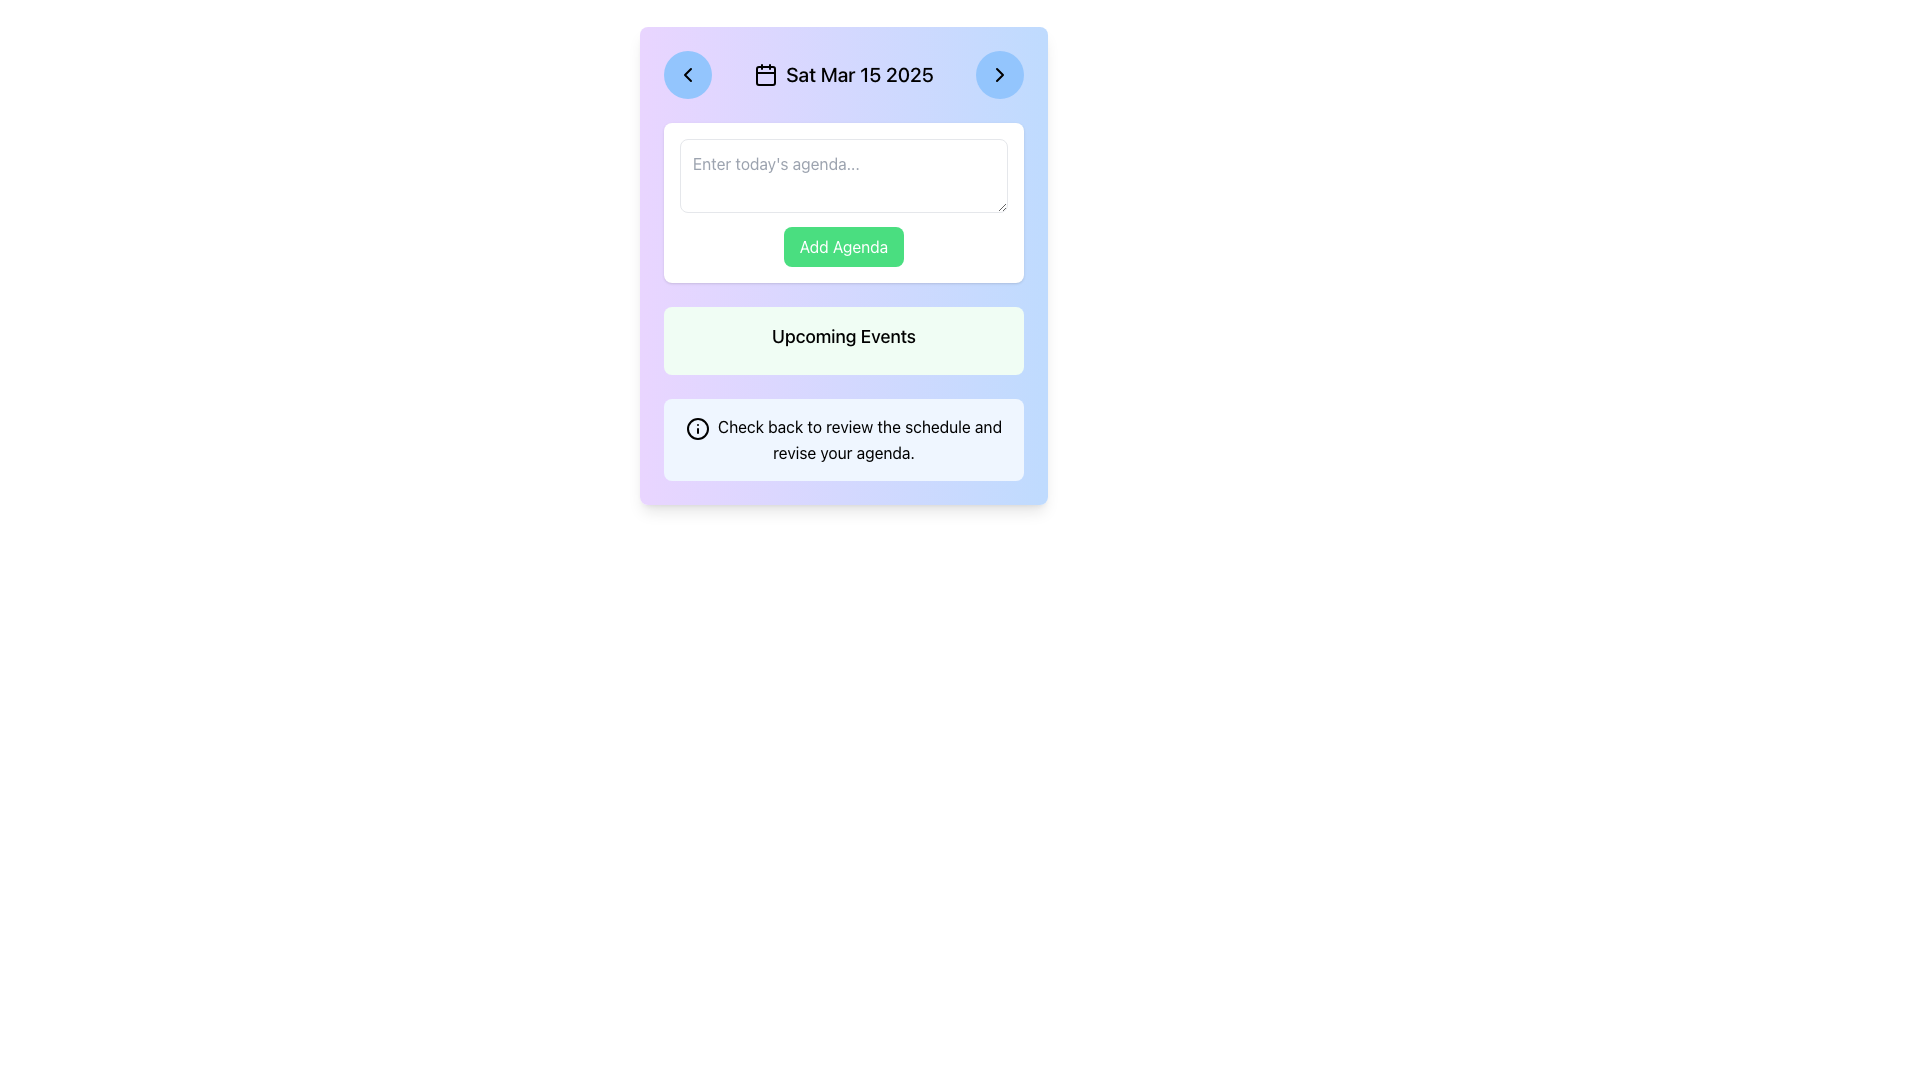 This screenshot has width=1920, height=1080. Describe the element at coordinates (999, 73) in the screenshot. I see `the circular blue button with a black right-pointing chevron icon located at the rightmost position in the header area displaying the date 'Sat Mar 15 2025' to activate the hover effect` at that location.